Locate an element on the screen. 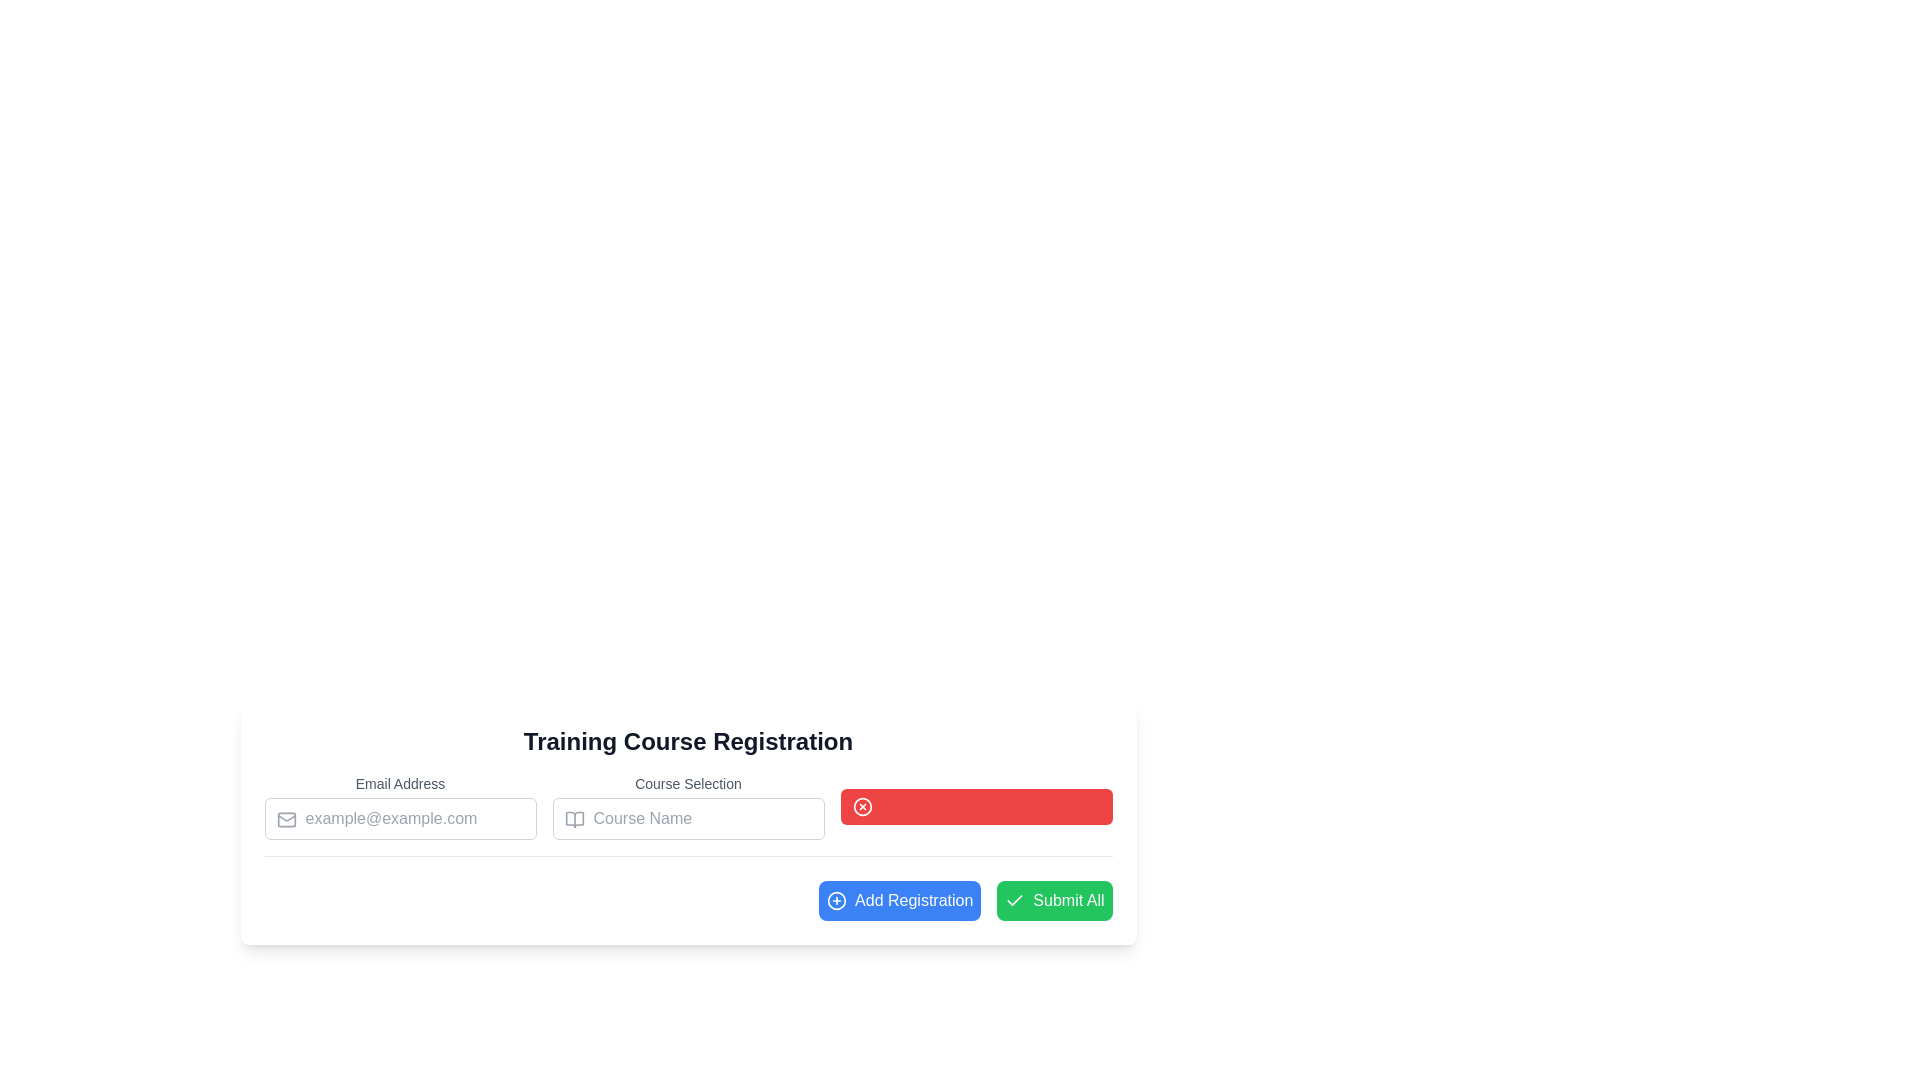 The height and width of the screenshot is (1080, 1920). the icon located inside the right-most red button of the 'Training Course Registration' form is located at coordinates (862, 805).